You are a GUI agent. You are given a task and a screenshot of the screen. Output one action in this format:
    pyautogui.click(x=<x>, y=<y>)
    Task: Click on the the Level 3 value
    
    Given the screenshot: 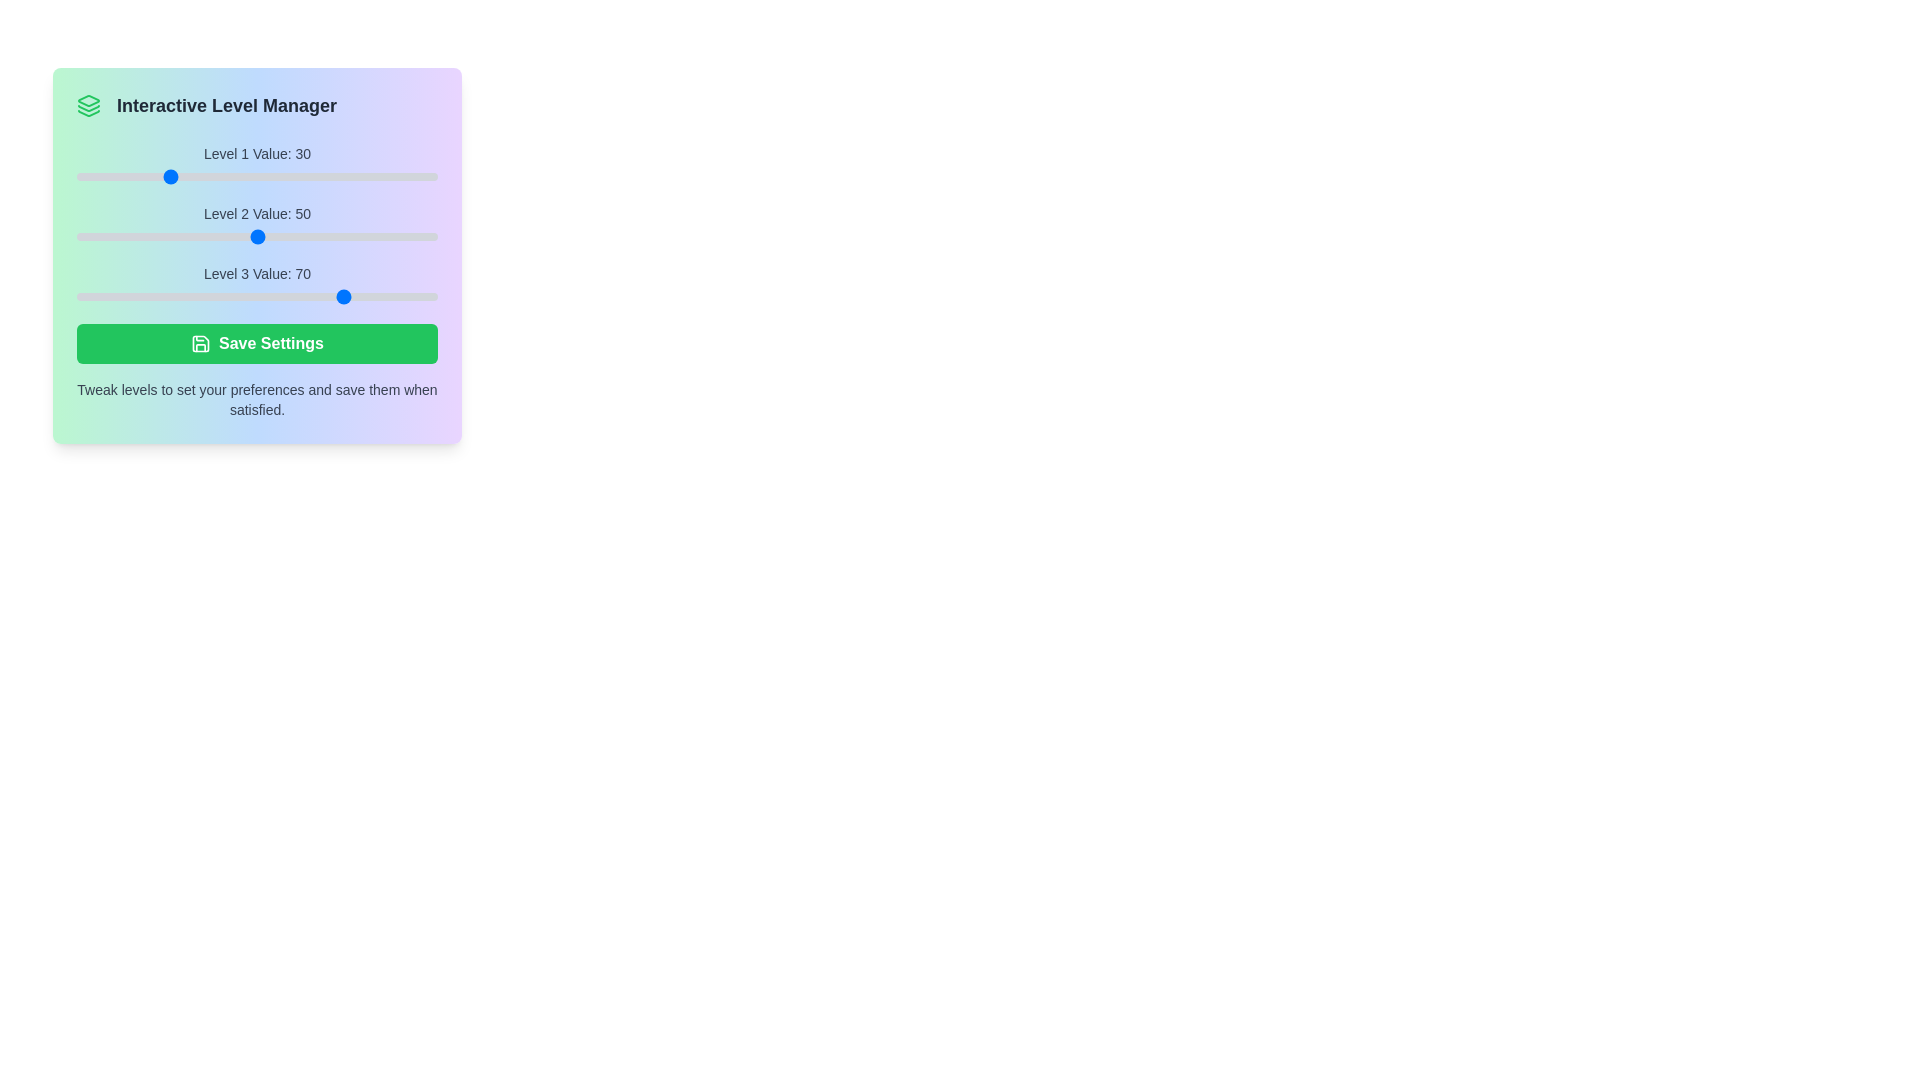 What is the action you would take?
    pyautogui.click(x=134, y=297)
    